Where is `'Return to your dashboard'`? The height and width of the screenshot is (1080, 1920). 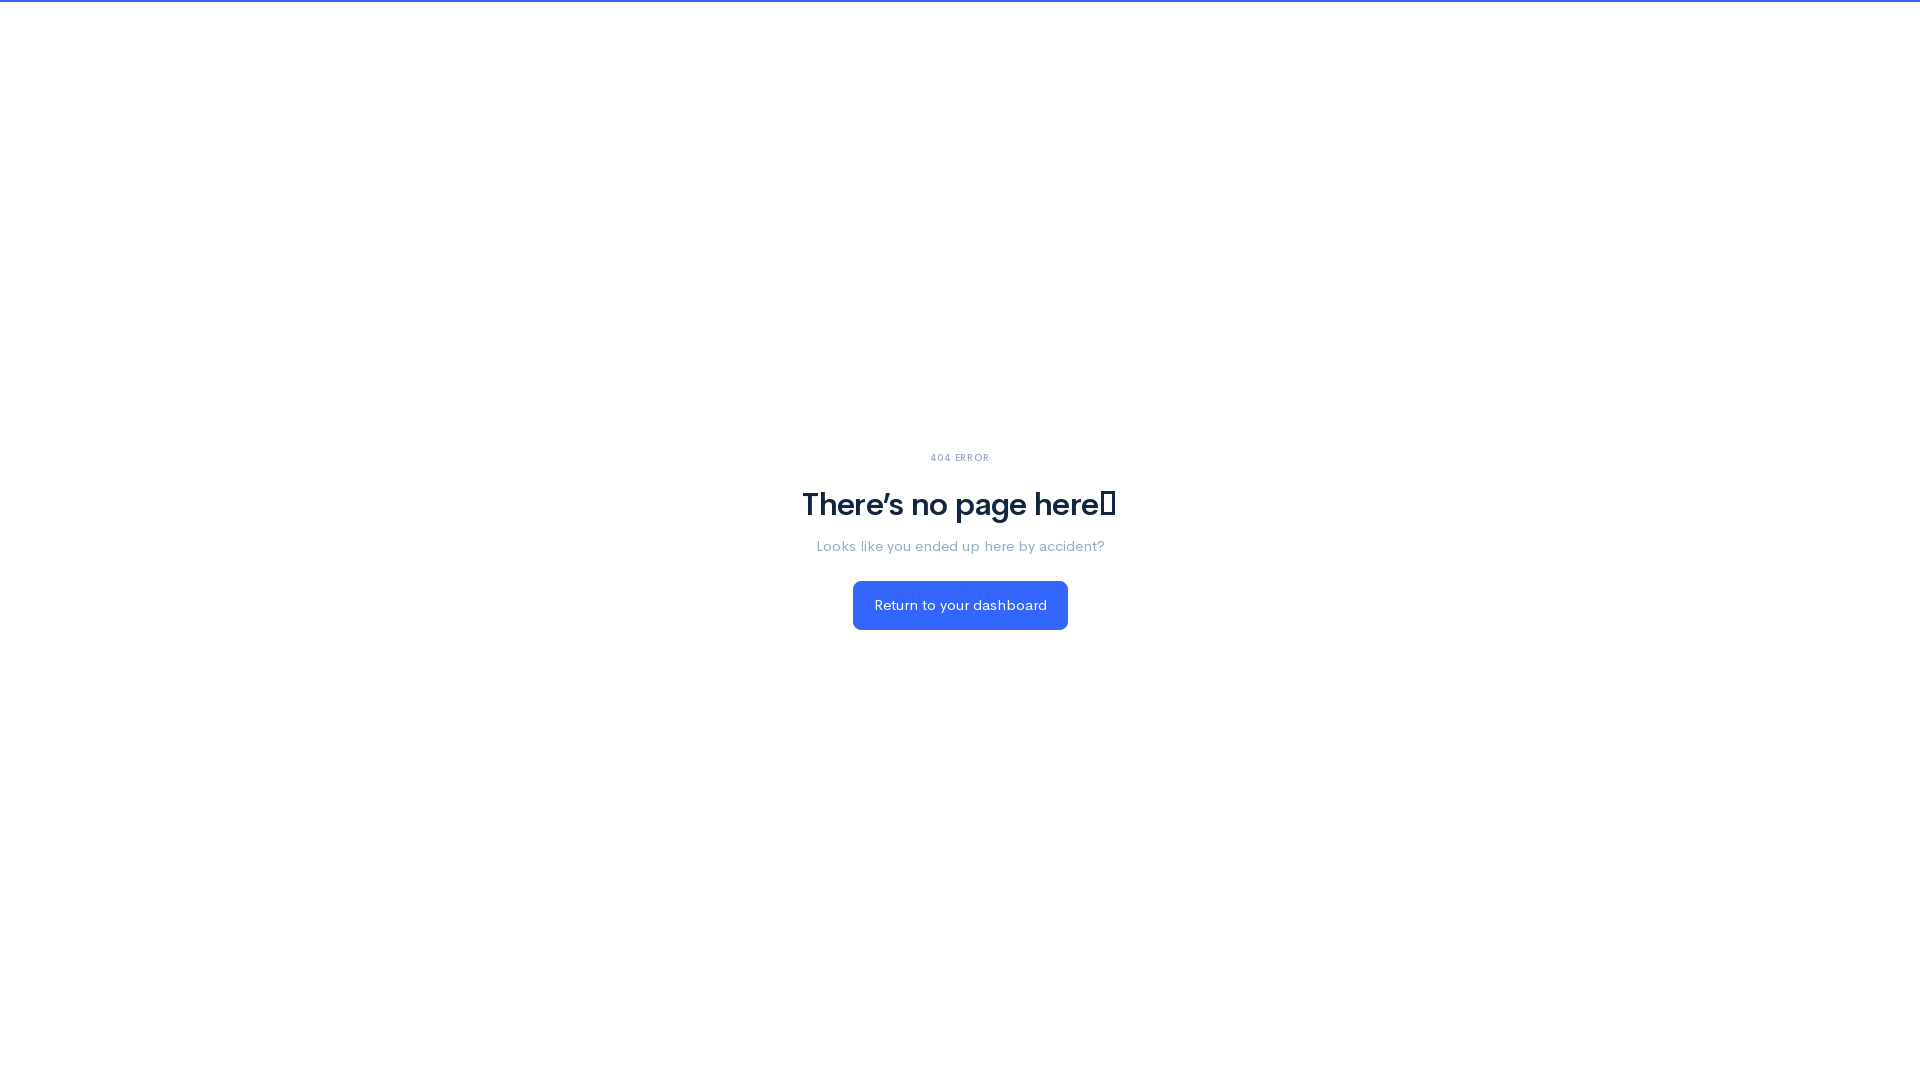
'Return to your dashboard' is located at coordinates (958, 604).